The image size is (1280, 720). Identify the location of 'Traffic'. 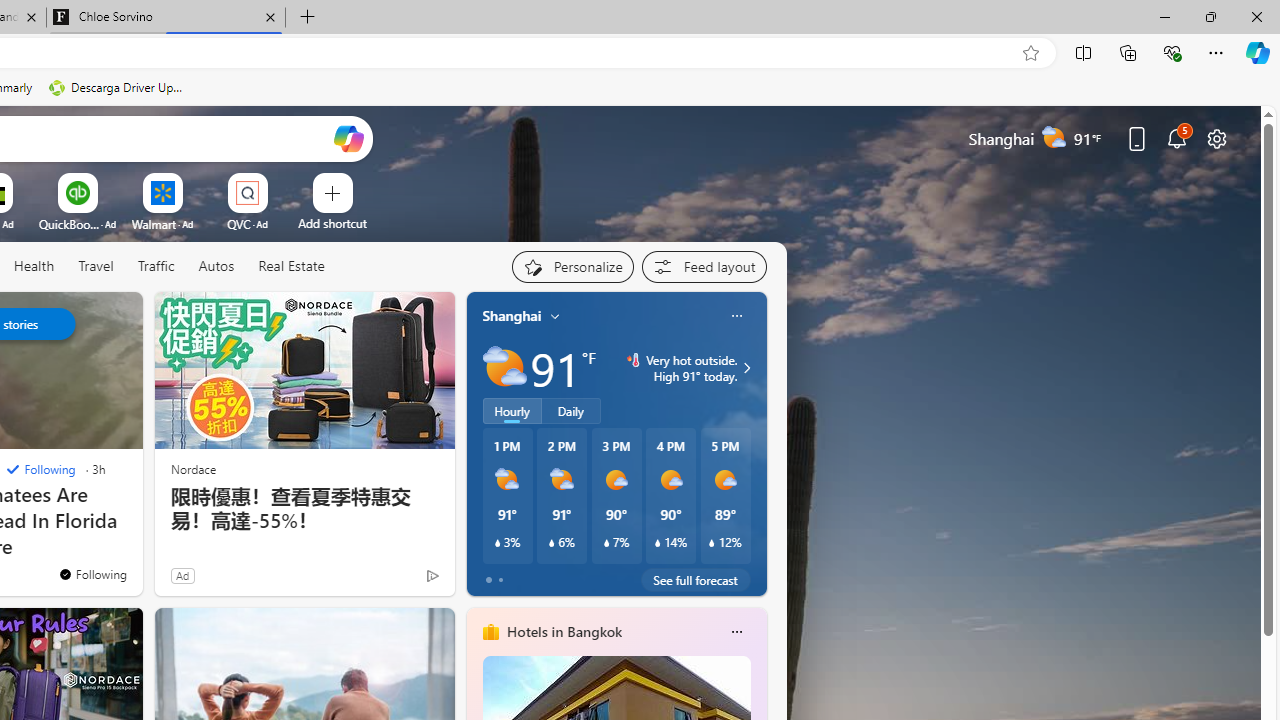
(155, 266).